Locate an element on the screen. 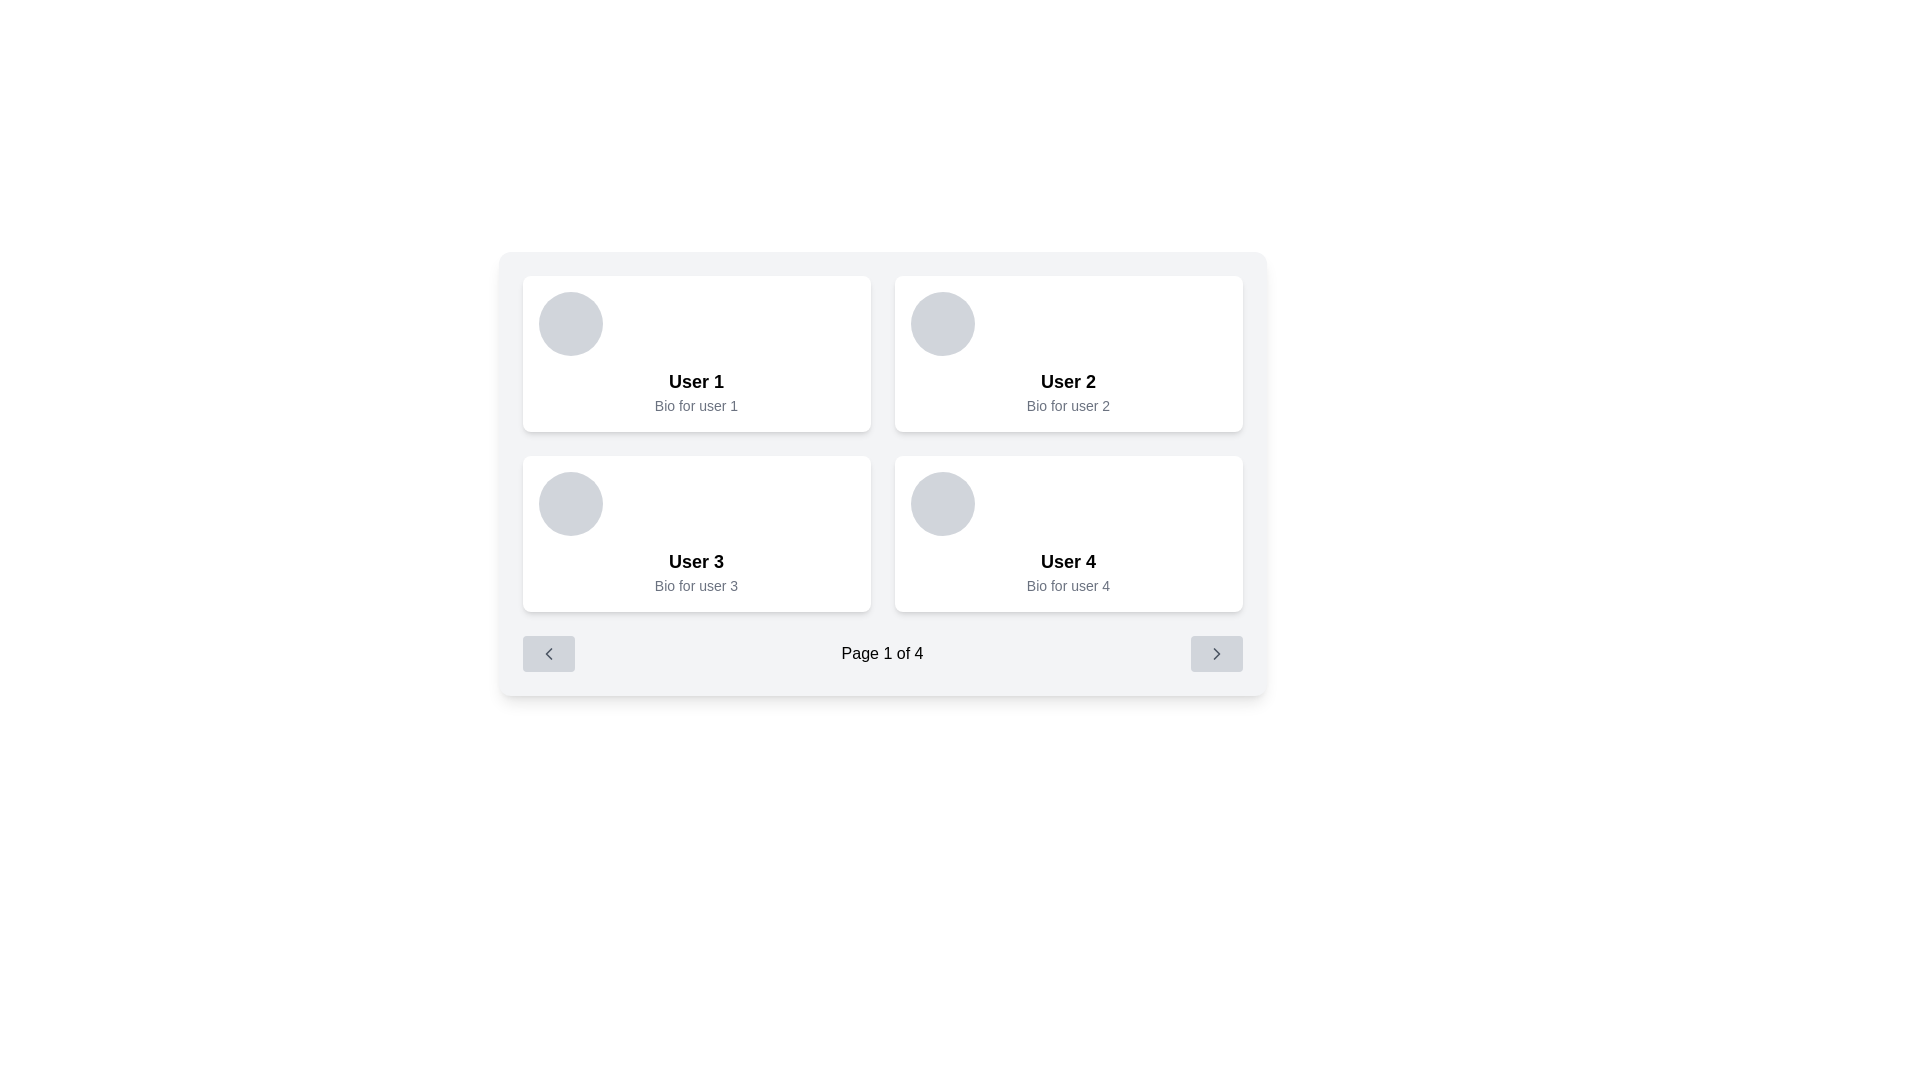 The width and height of the screenshot is (1920, 1080). the image placeholder representing the user's profile picture at the top left corner of the 'User 2' card is located at coordinates (941, 323).